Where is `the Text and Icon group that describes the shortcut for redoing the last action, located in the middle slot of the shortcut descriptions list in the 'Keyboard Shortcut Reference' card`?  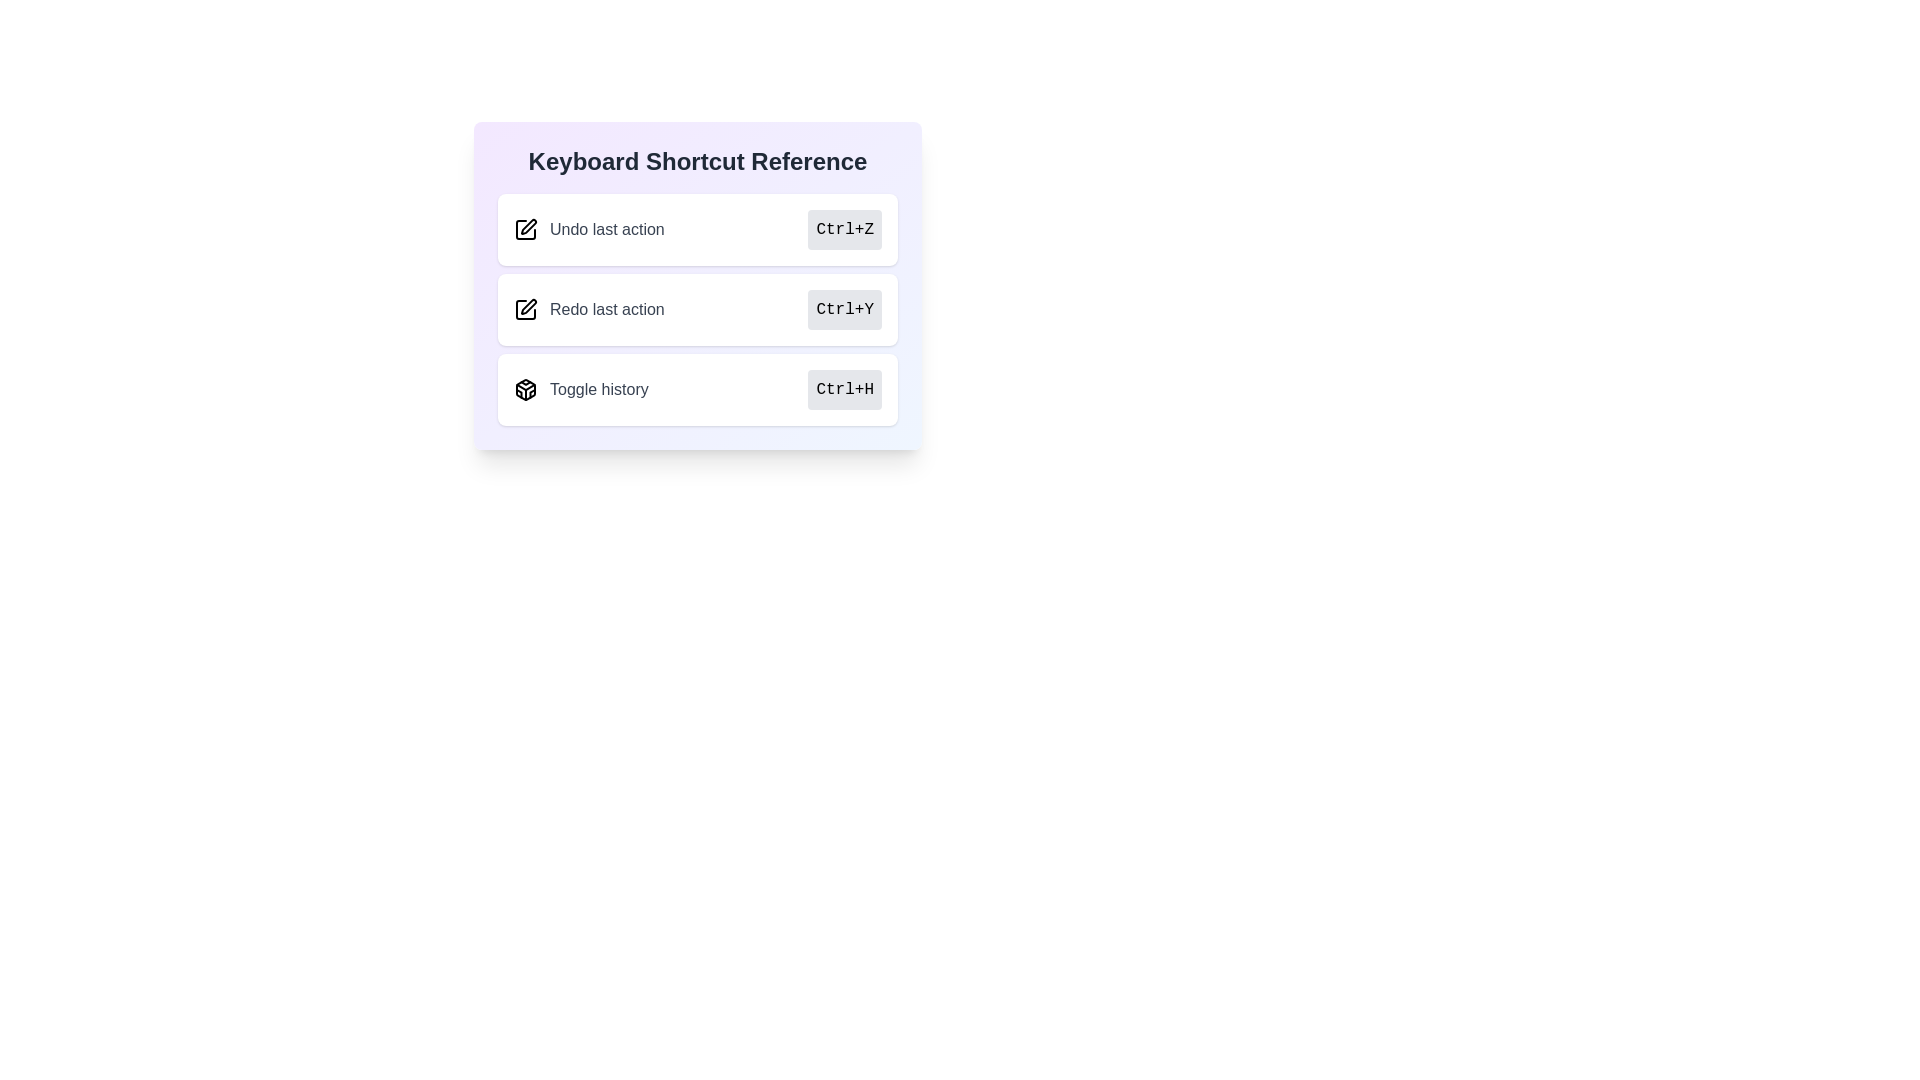 the Text and Icon group that describes the shortcut for redoing the last action, located in the middle slot of the shortcut descriptions list in the 'Keyboard Shortcut Reference' card is located at coordinates (588, 309).